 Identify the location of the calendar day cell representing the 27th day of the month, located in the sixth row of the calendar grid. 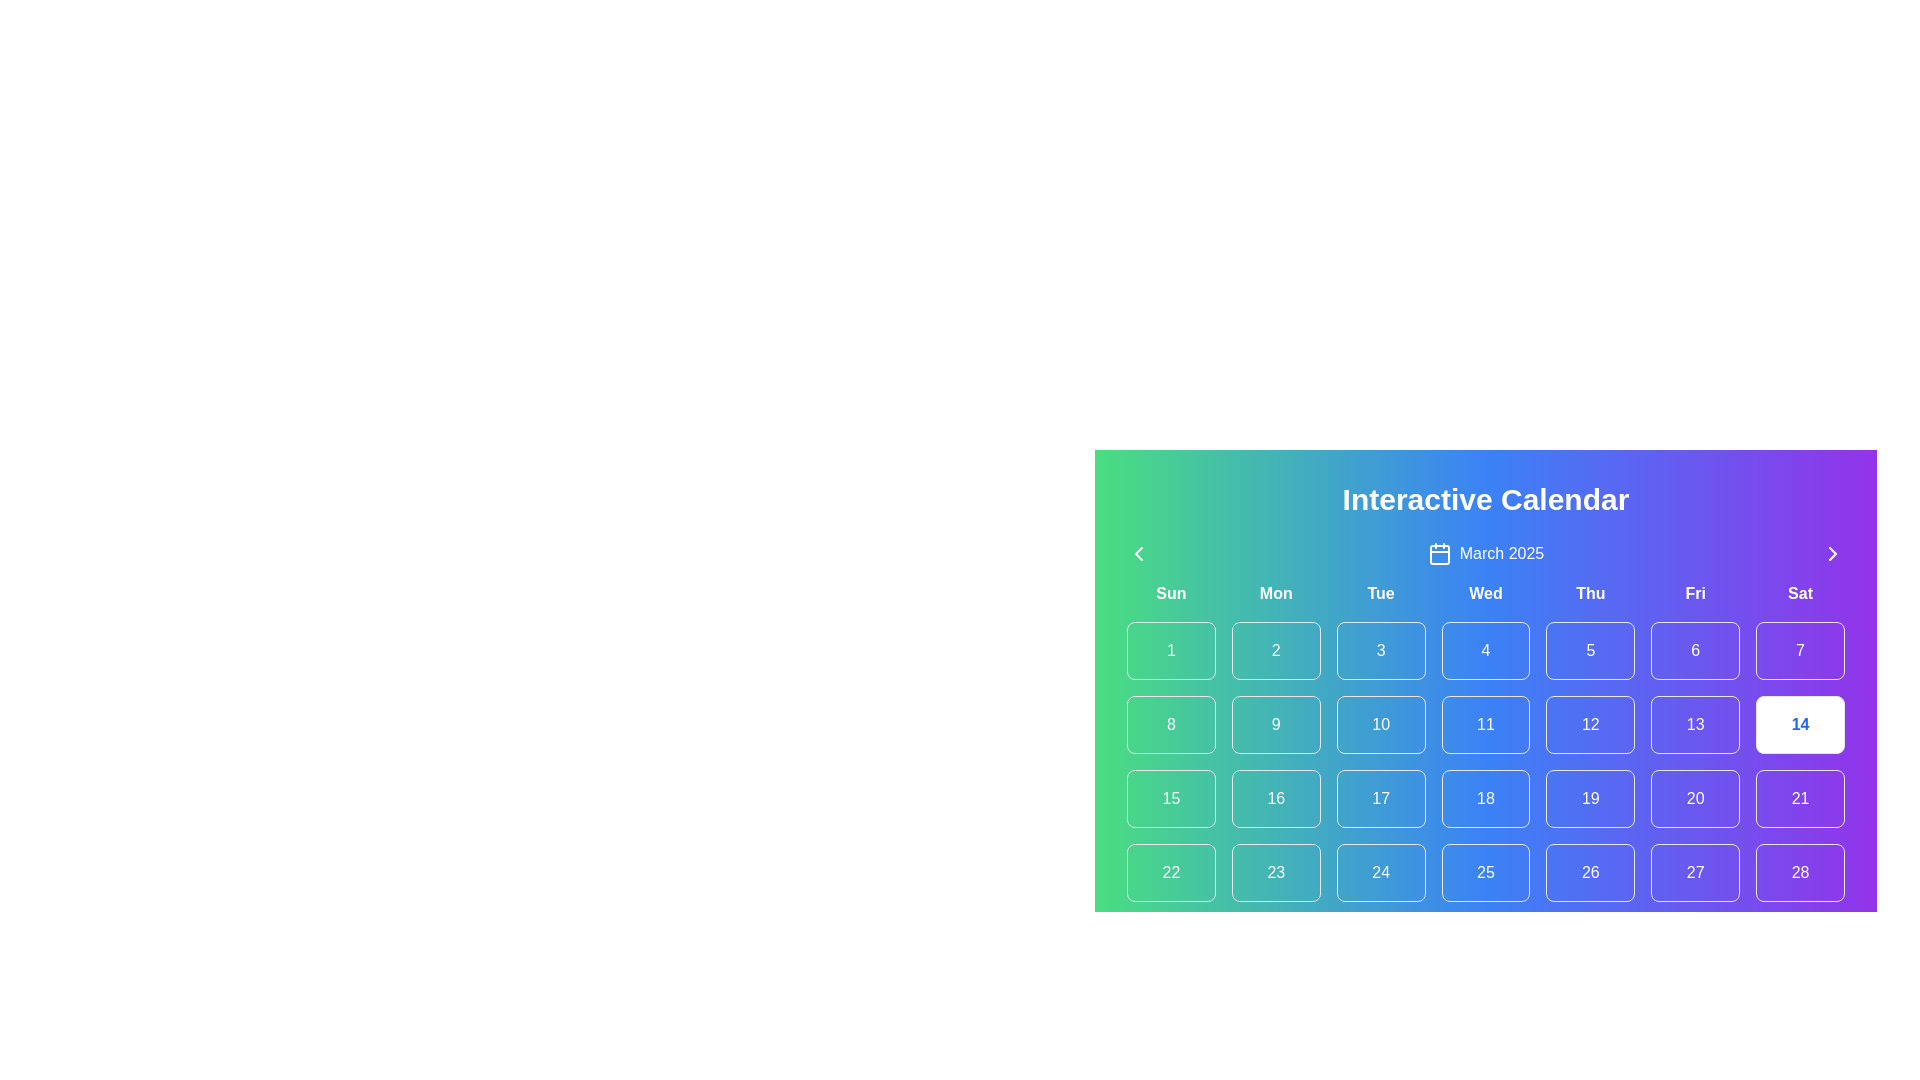
(1694, 871).